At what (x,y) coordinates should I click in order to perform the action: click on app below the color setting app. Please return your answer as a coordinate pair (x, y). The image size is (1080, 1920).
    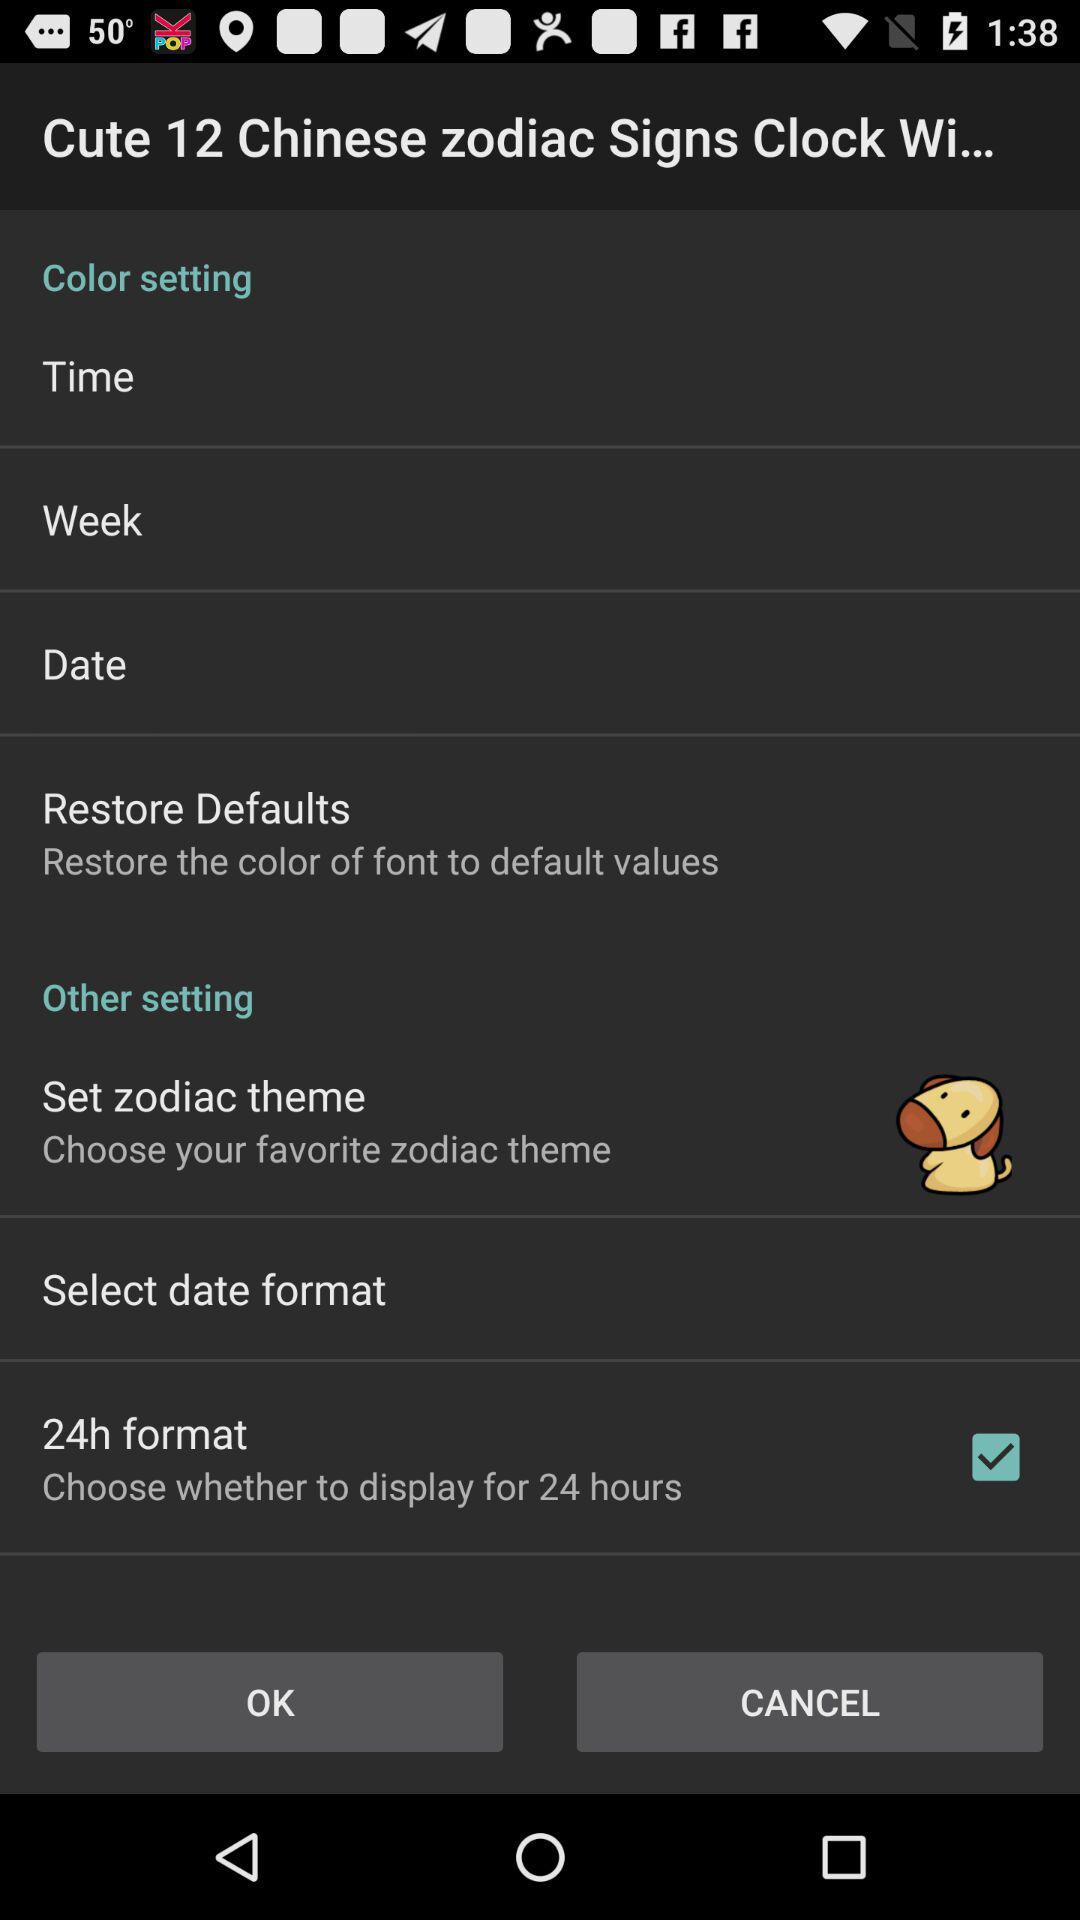
    Looking at the image, I should click on (87, 374).